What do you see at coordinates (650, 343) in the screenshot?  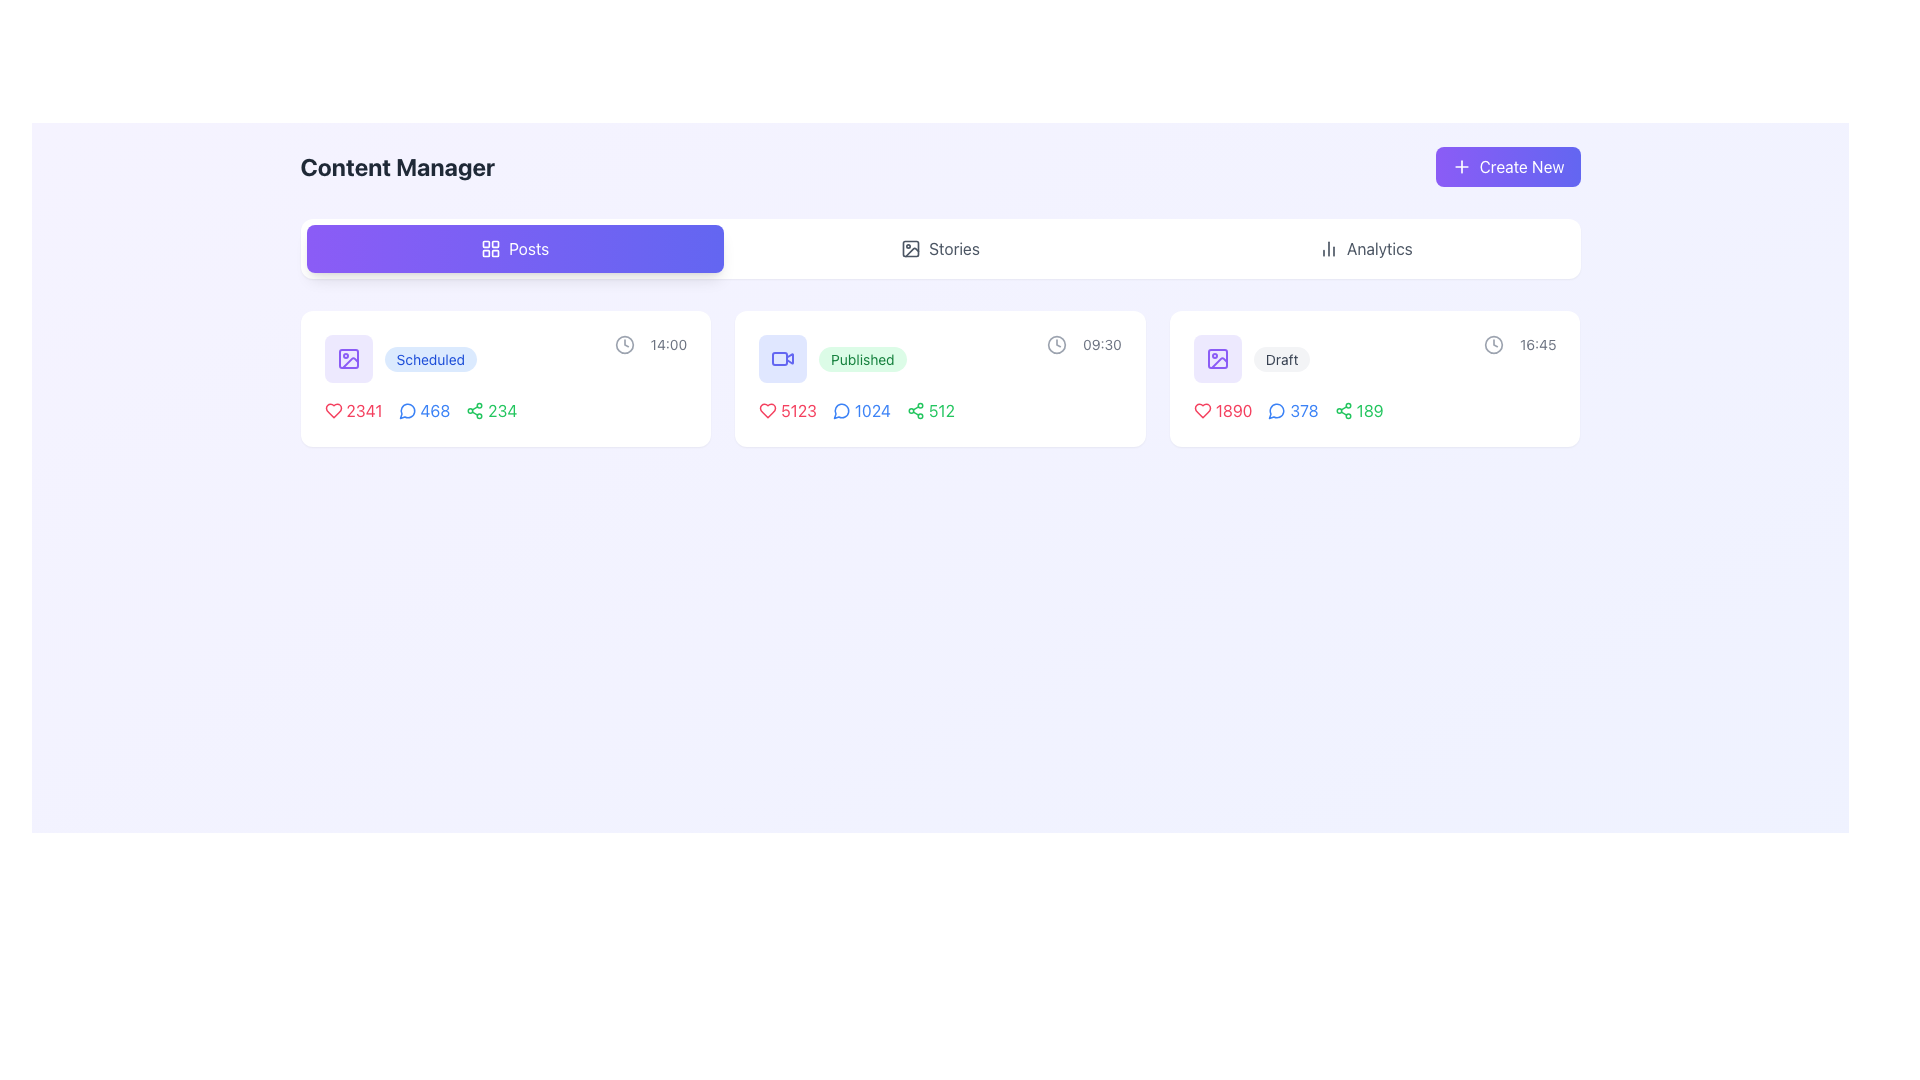 I see `the Time display component that shows '14:00' in the top right section of the card labeled 'Scheduled'` at bounding box center [650, 343].